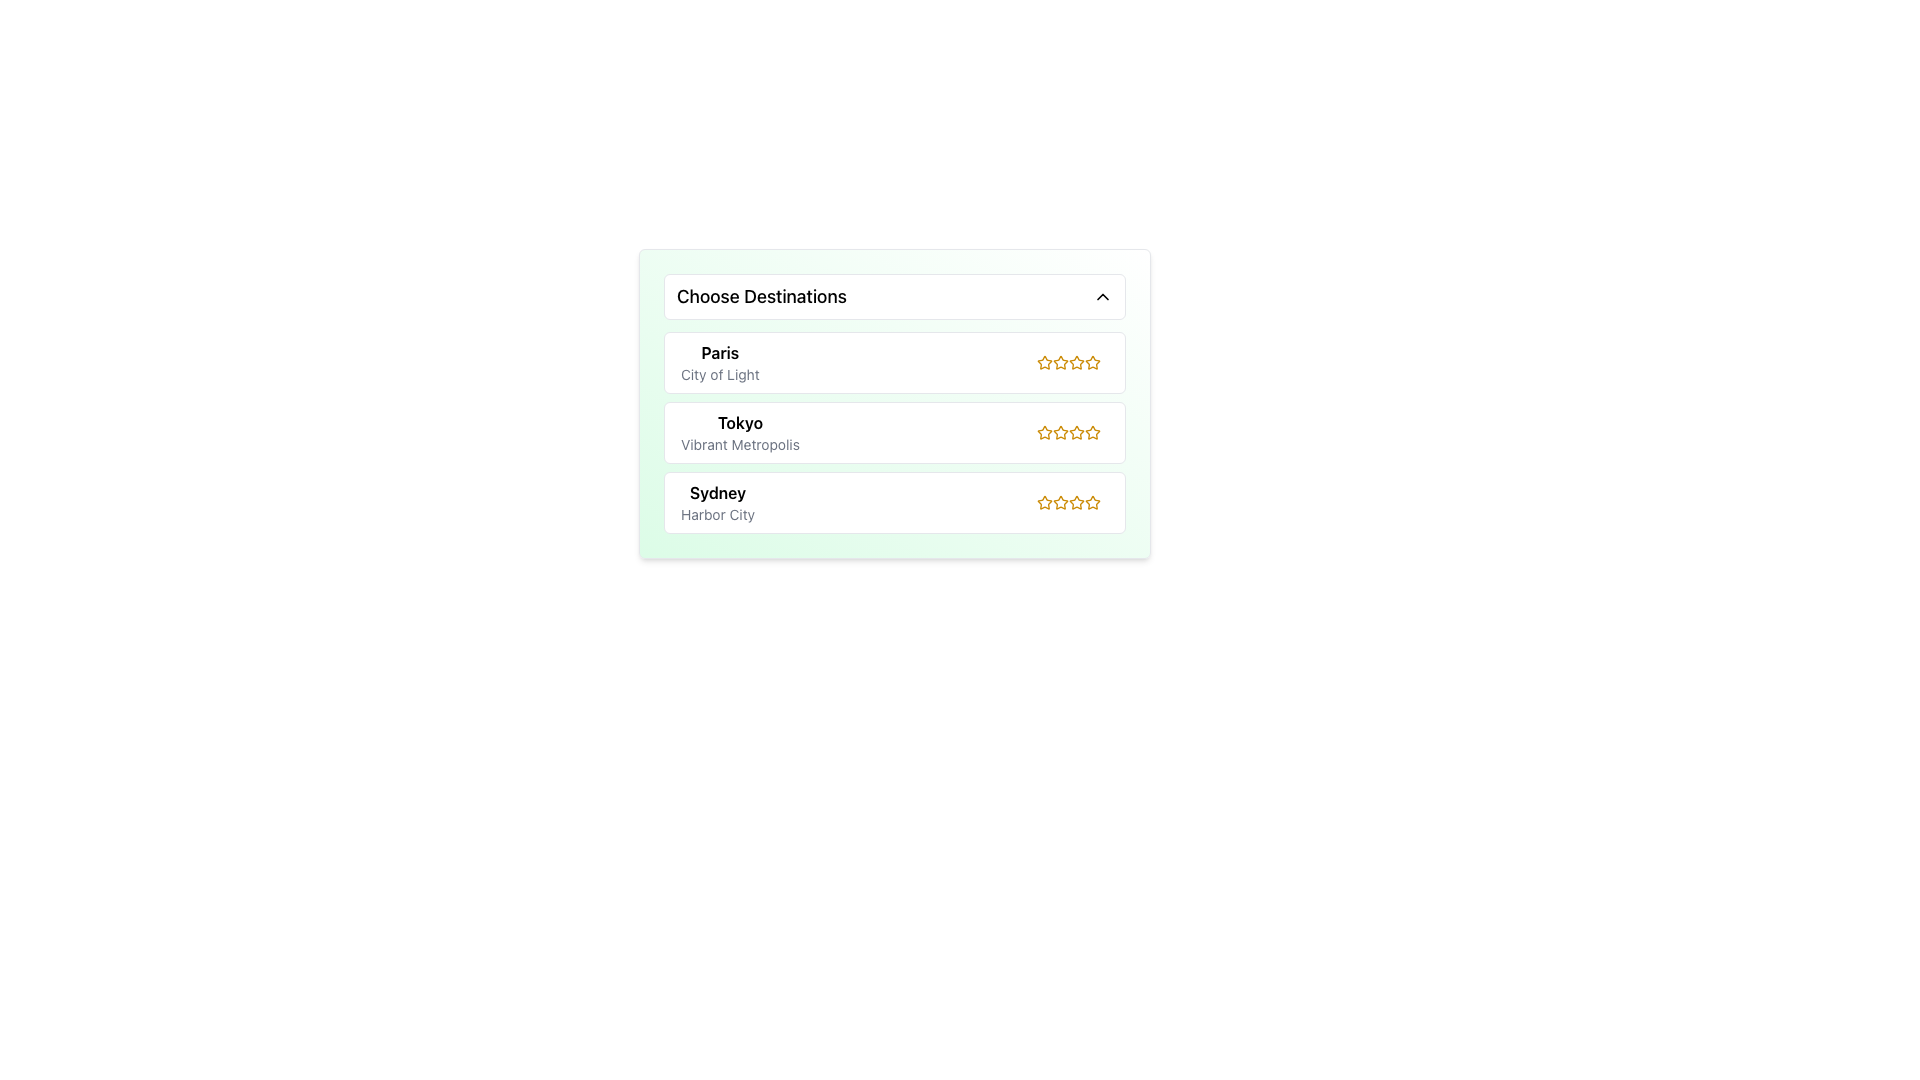 The height and width of the screenshot is (1080, 1920). Describe the element at coordinates (720, 374) in the screenshot. I see `the static text descriptor located directly below the 'Paris' text element in the destination list` at that location.